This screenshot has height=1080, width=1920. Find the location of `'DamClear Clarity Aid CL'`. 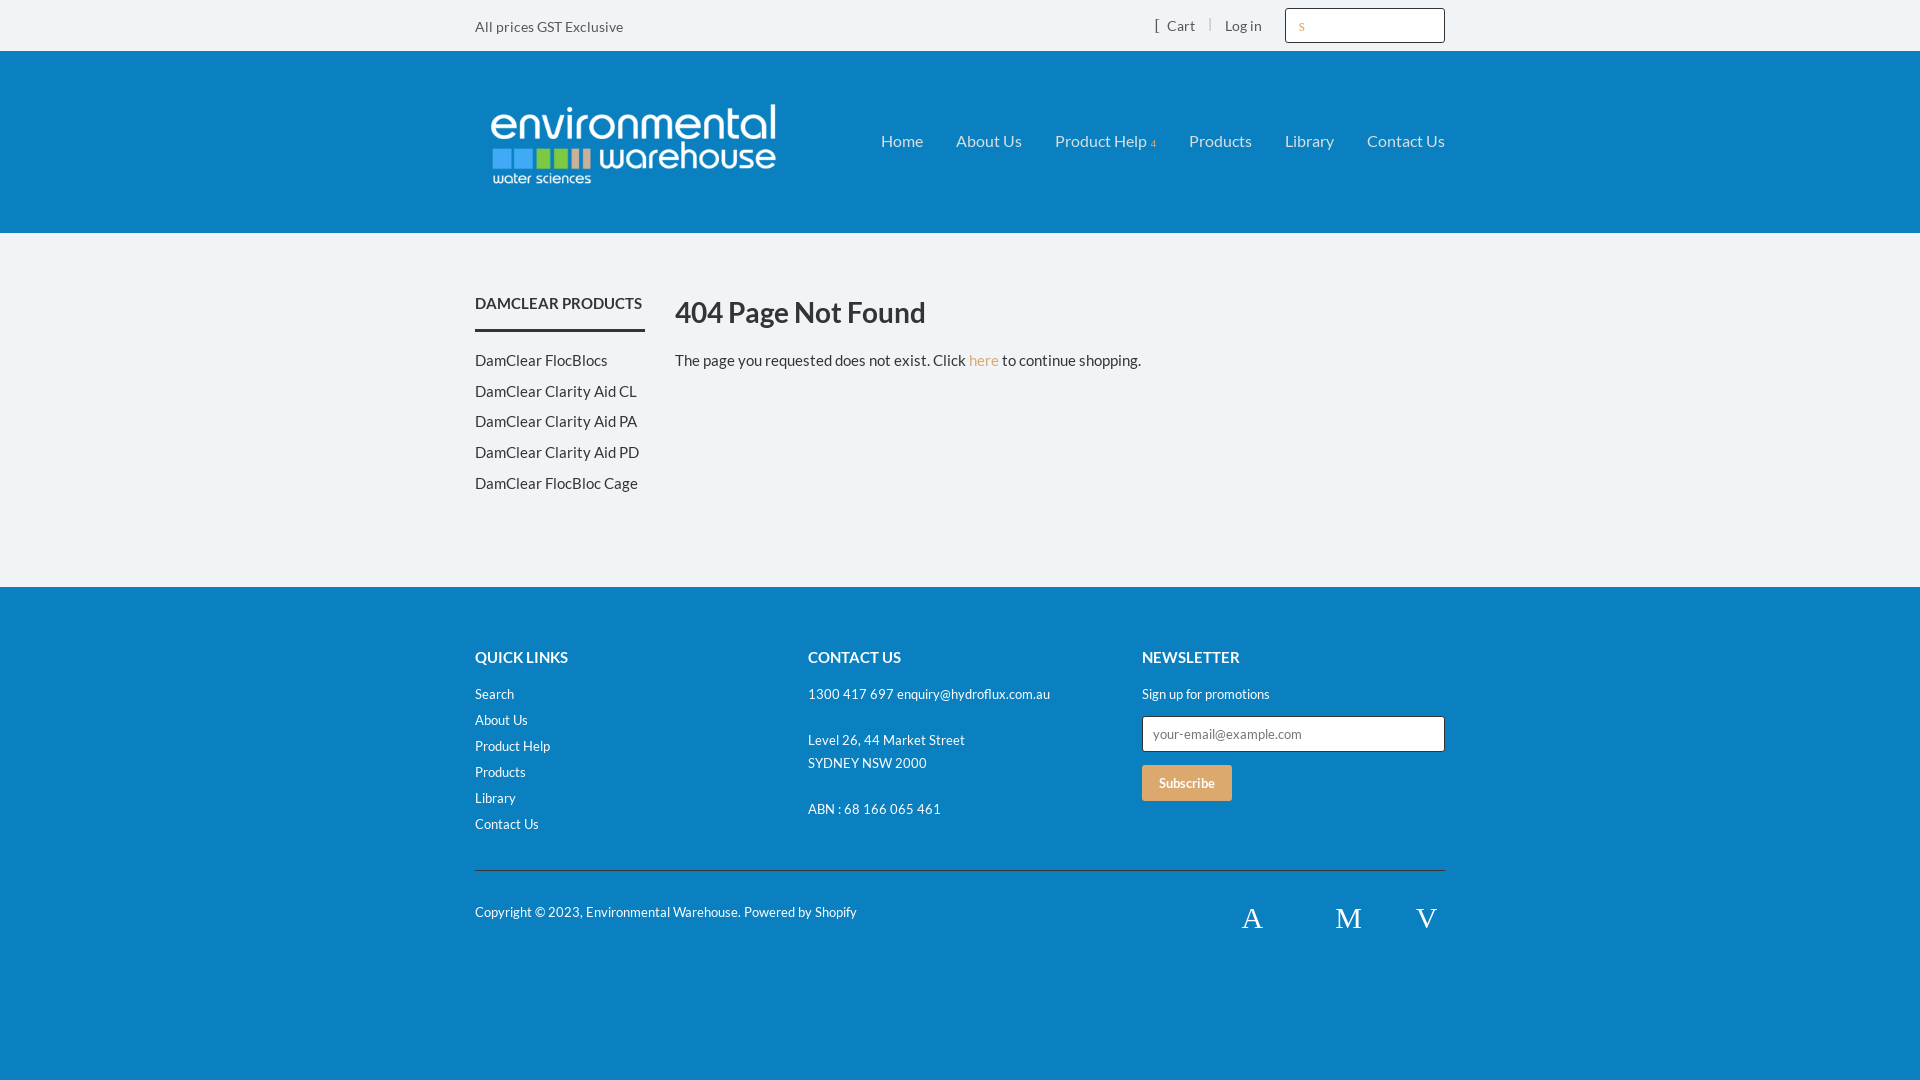

'DamClear Clarity Aid CL' is located at coordinates (556, 390).